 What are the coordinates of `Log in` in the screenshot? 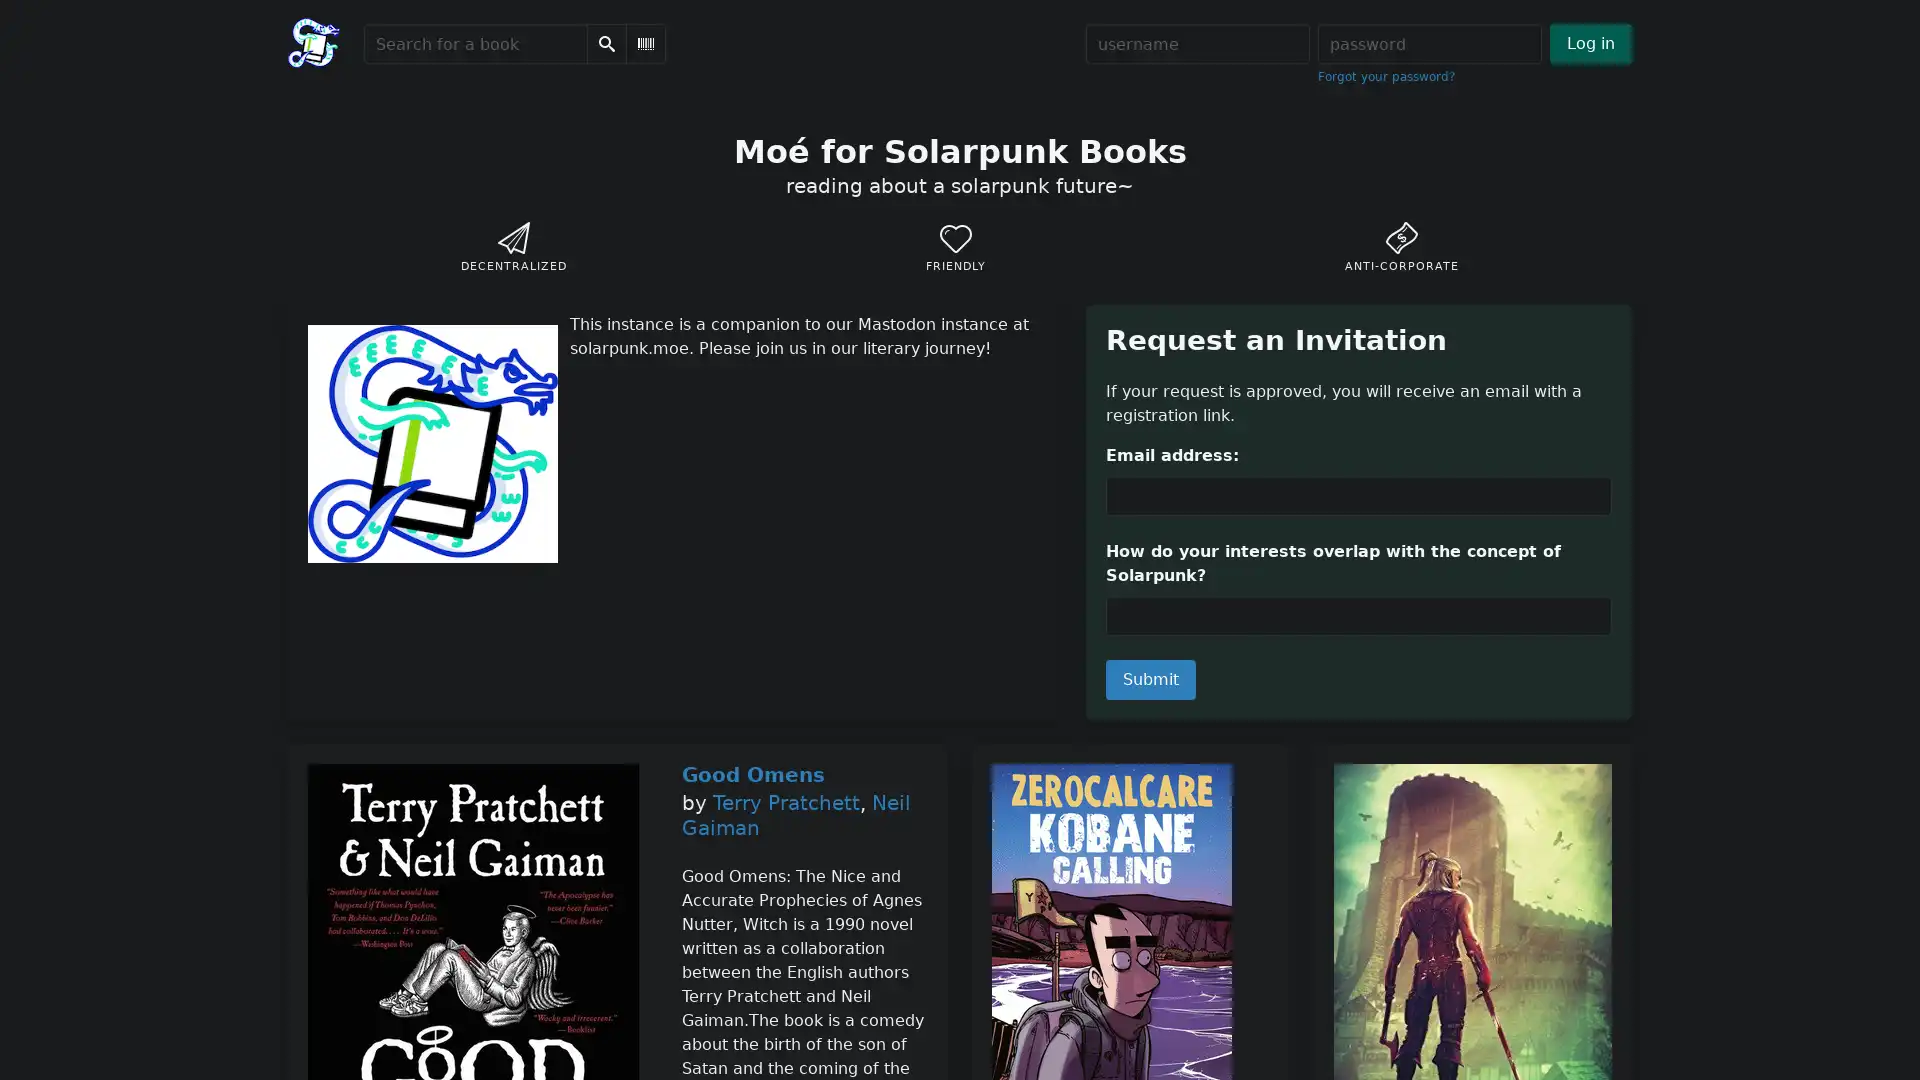 It's located at (1589, 43).